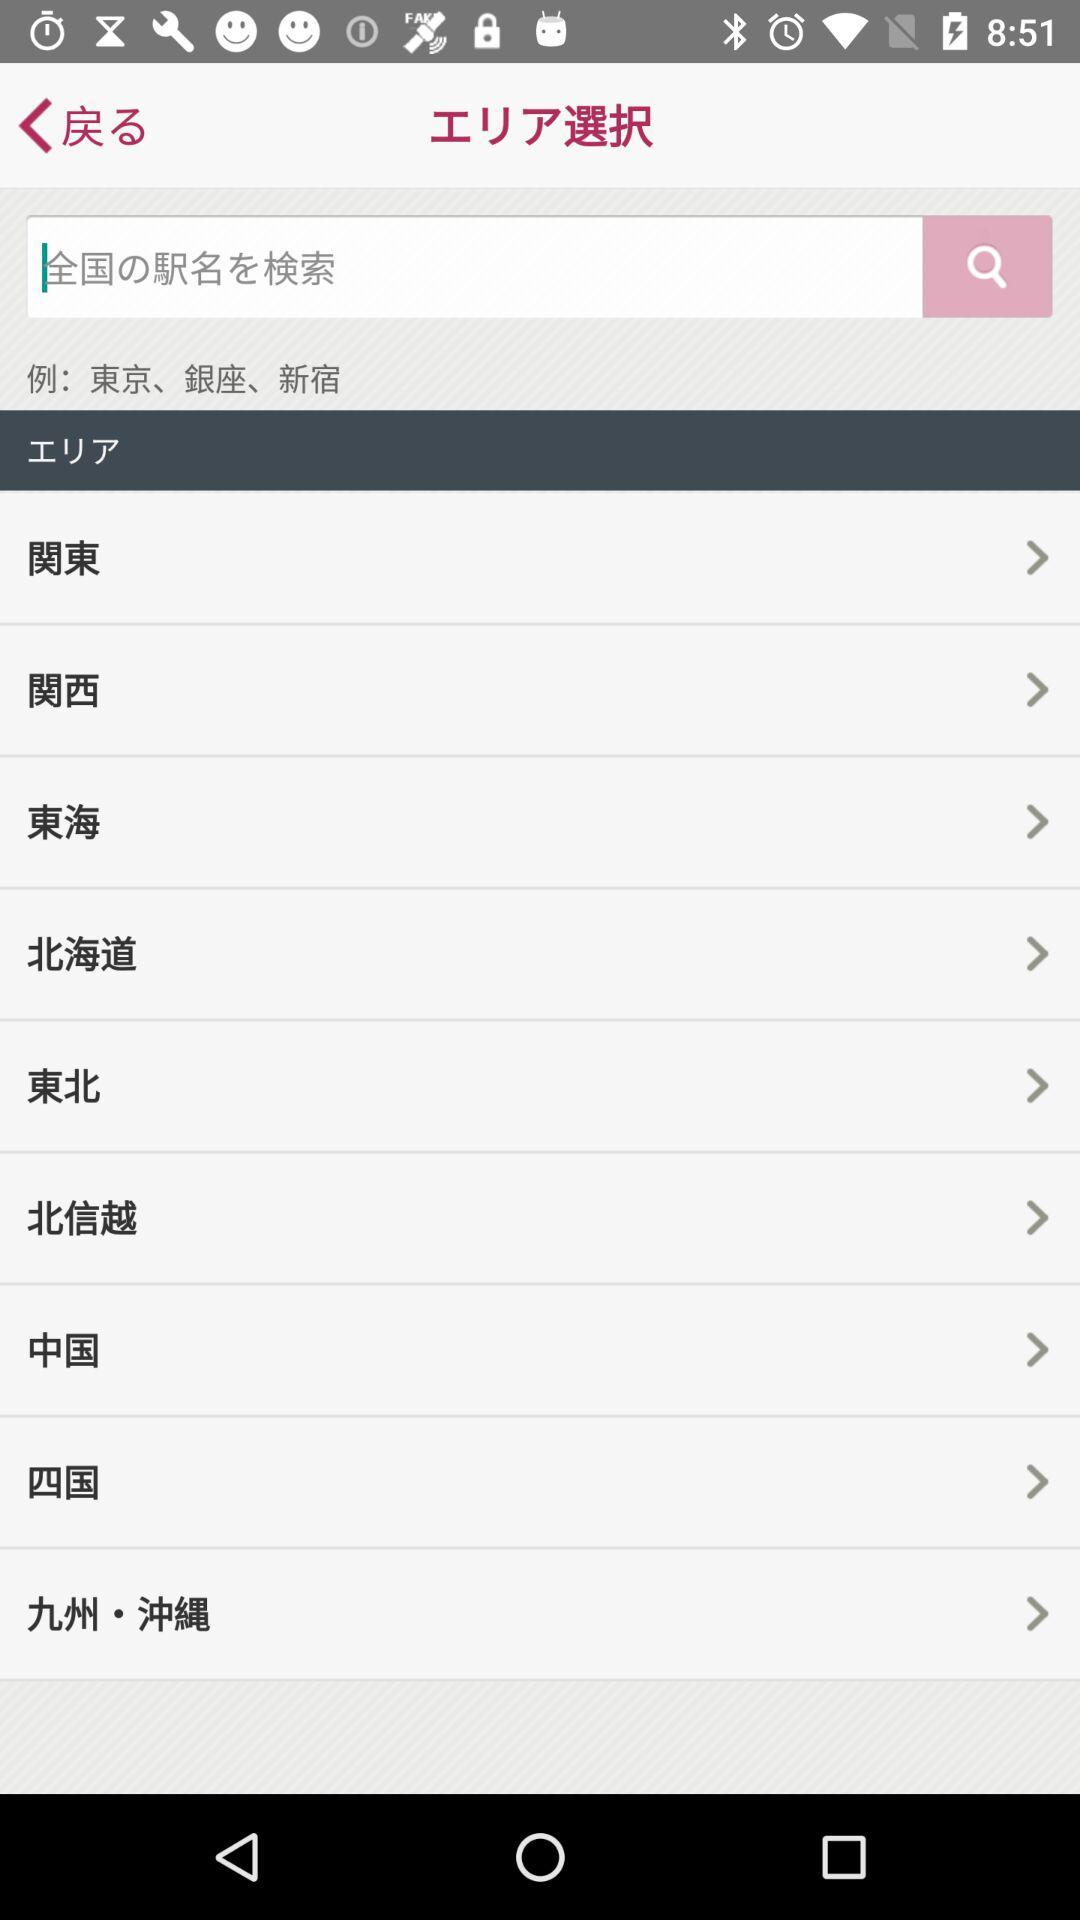  What do you see at coordinates (81, 124) in the screenshot?
I see `icon at the top left corner` at bounding box center [81, 124].